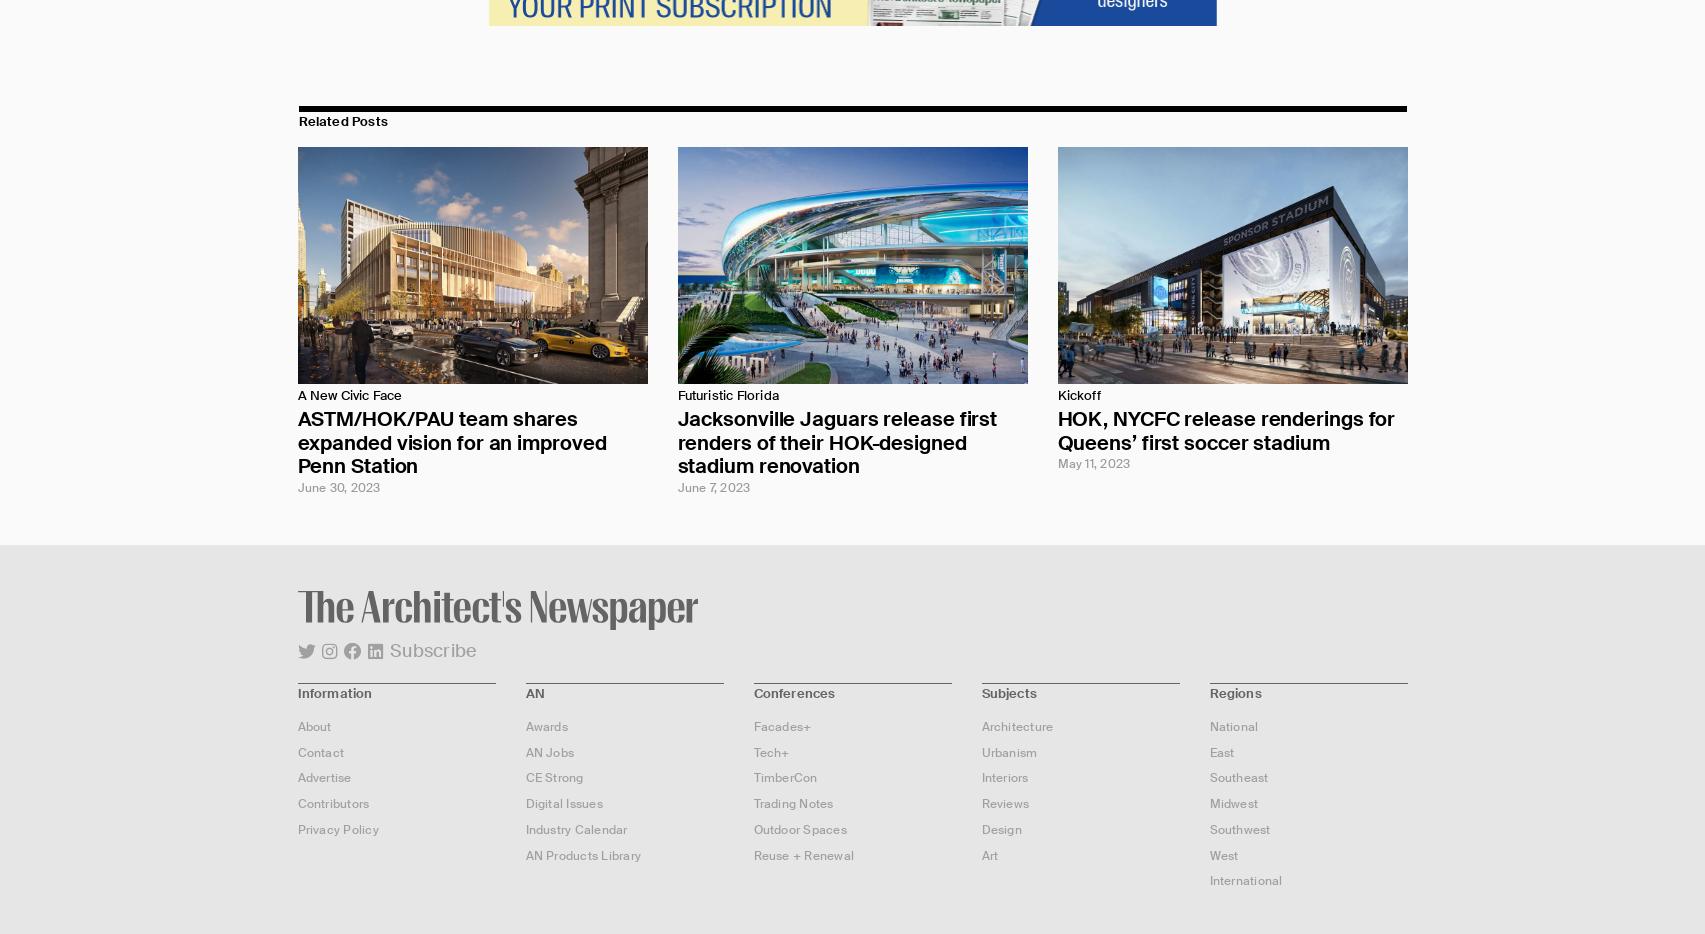 Image resolution: width=1705 pixels, height=934 pixels. I want to click on 'Industry Calendar', so click(575, 829).